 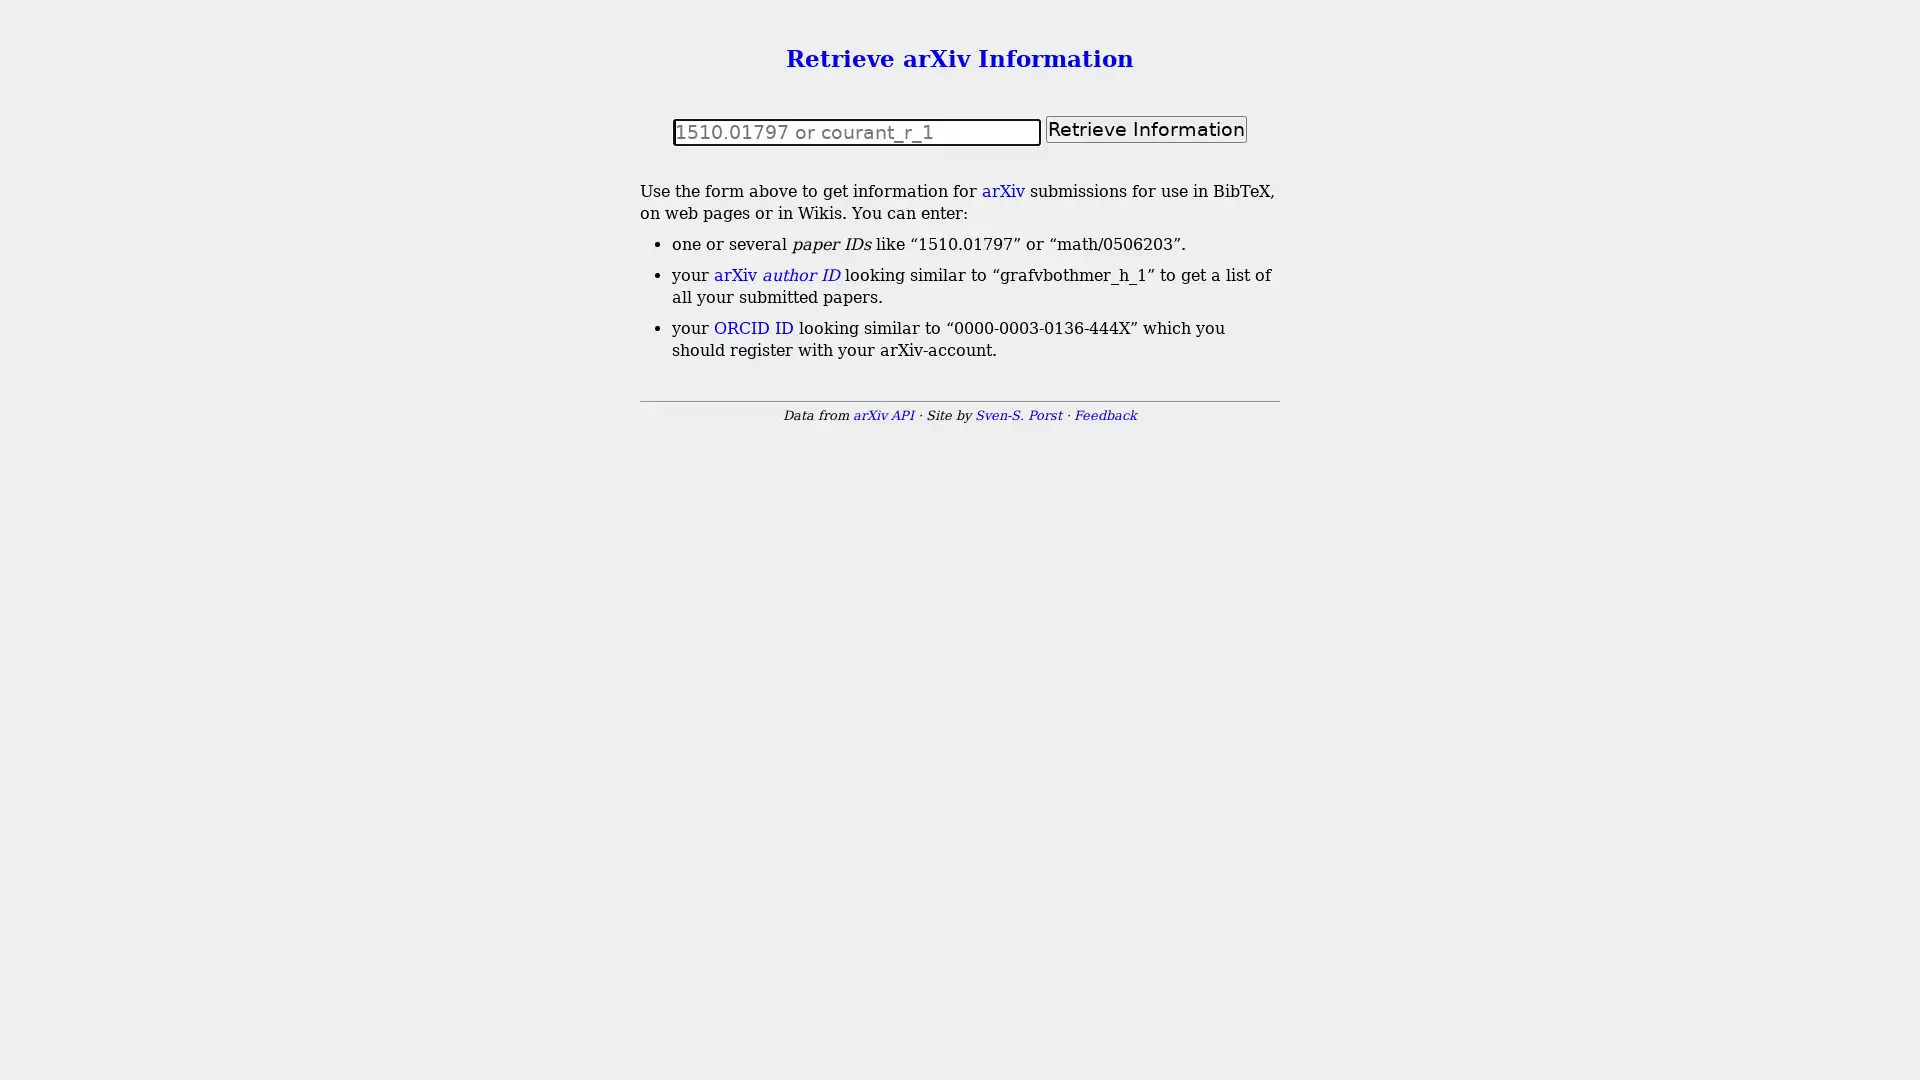 I want to click on Retrieve Information, so click(x=1146, y=128).